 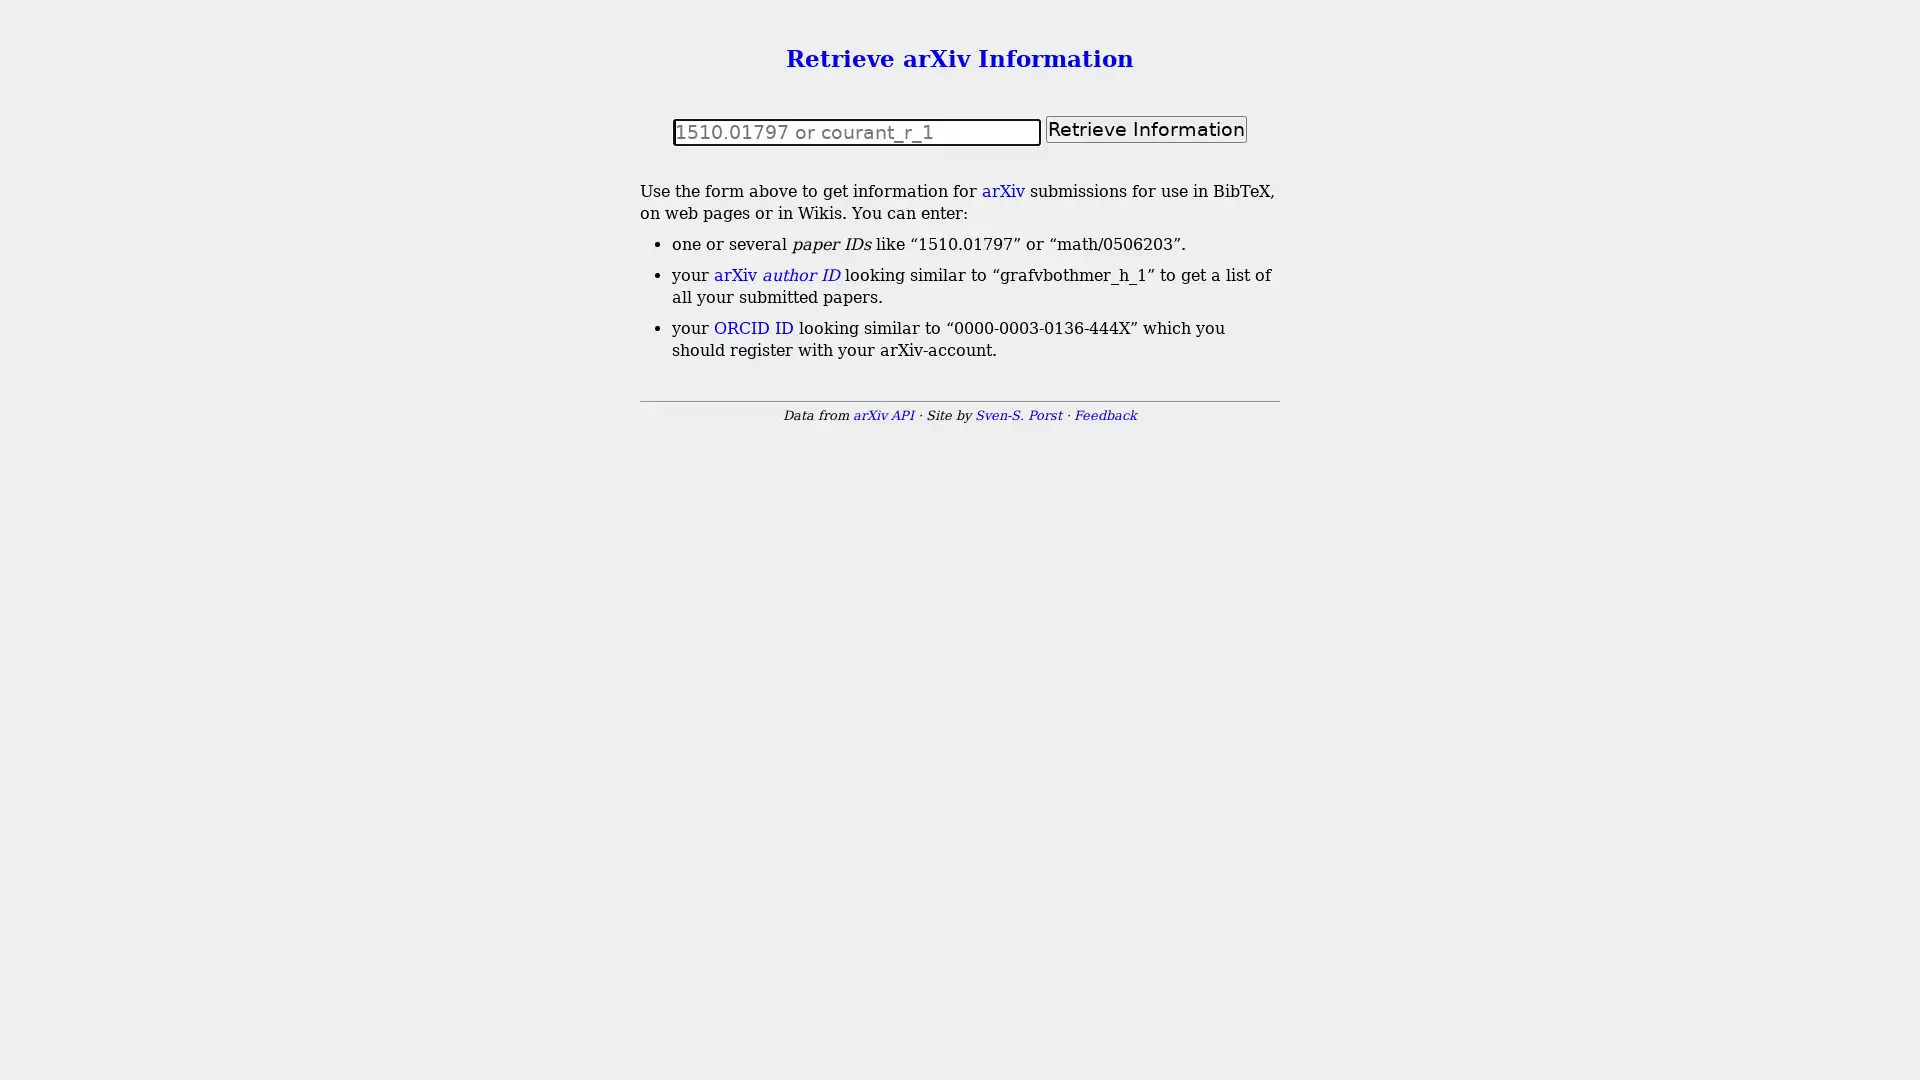 I want to click on Retrieve Information, so click(x=1146, y=128).